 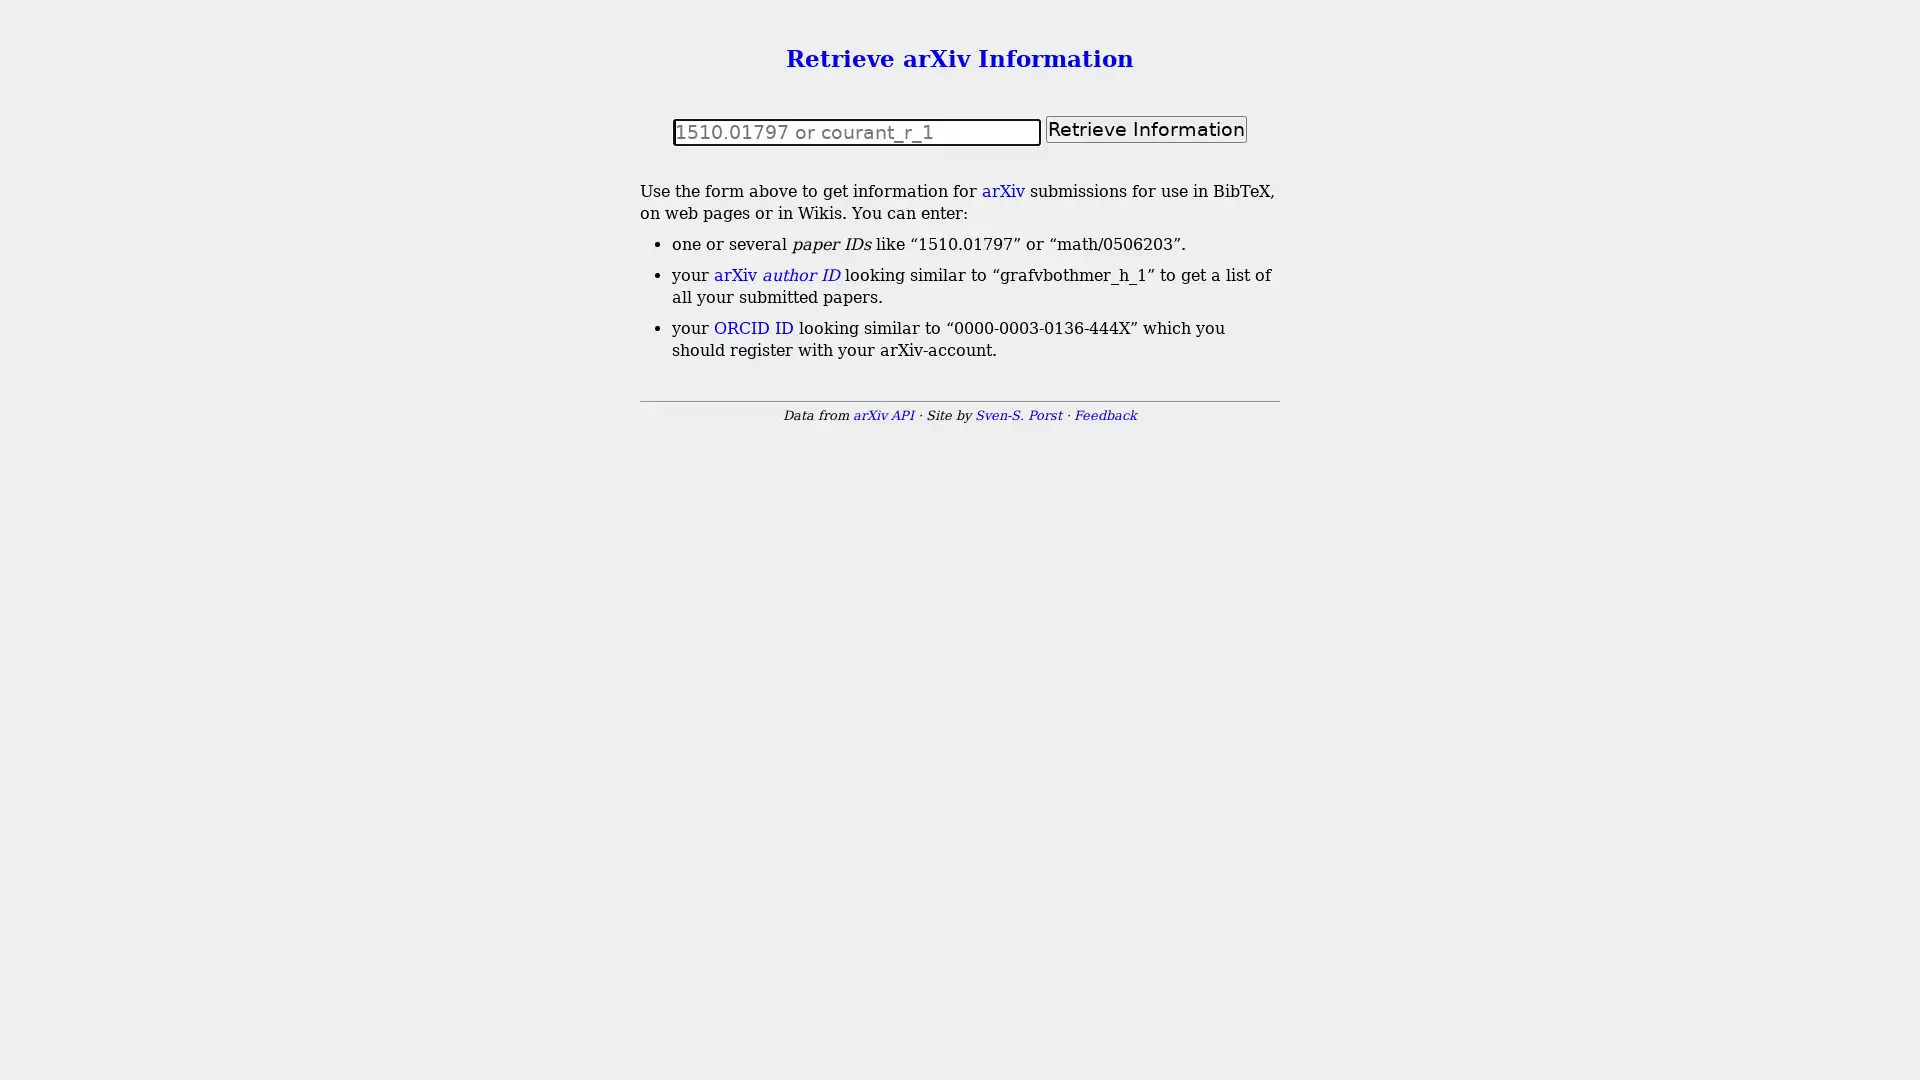 I want to click on Retrieve Information, so click(x=1146, y=128).